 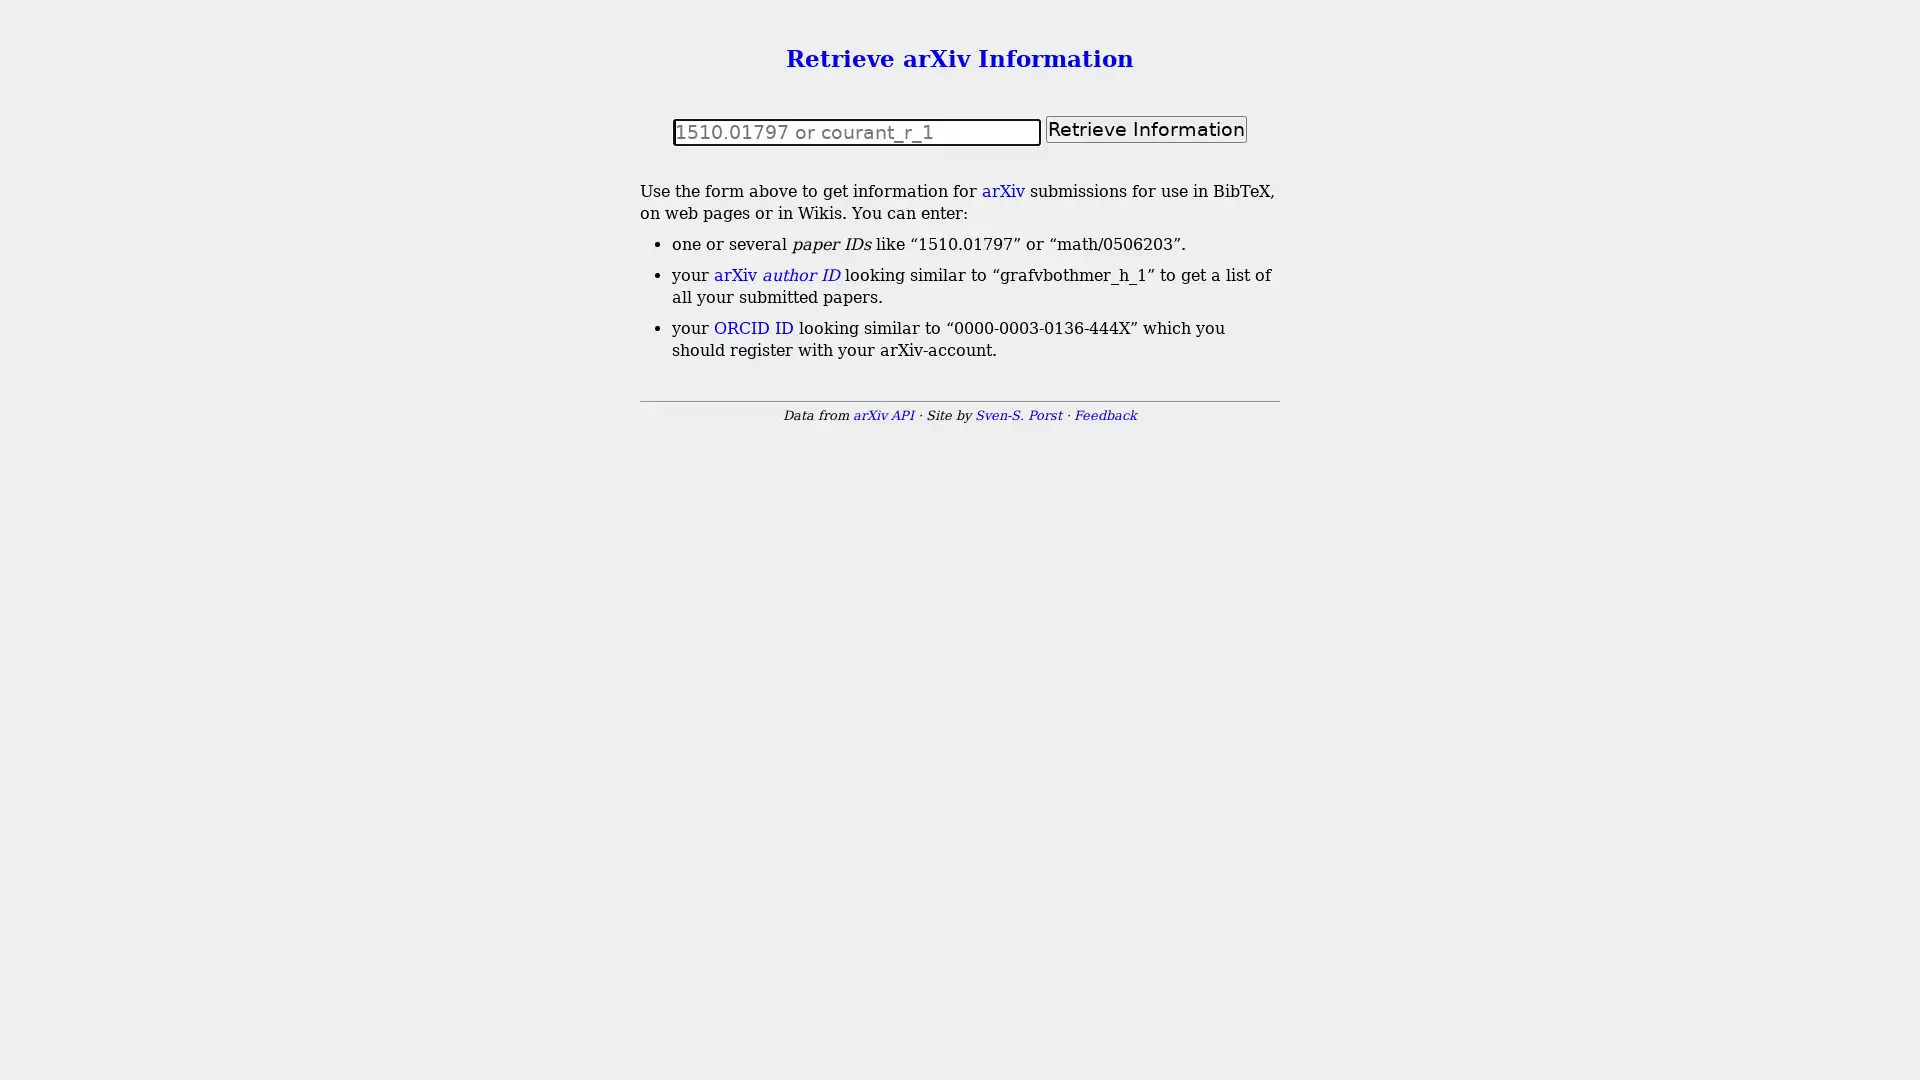 I want to click on Retrieve Information, so click(x=1146, y=128).